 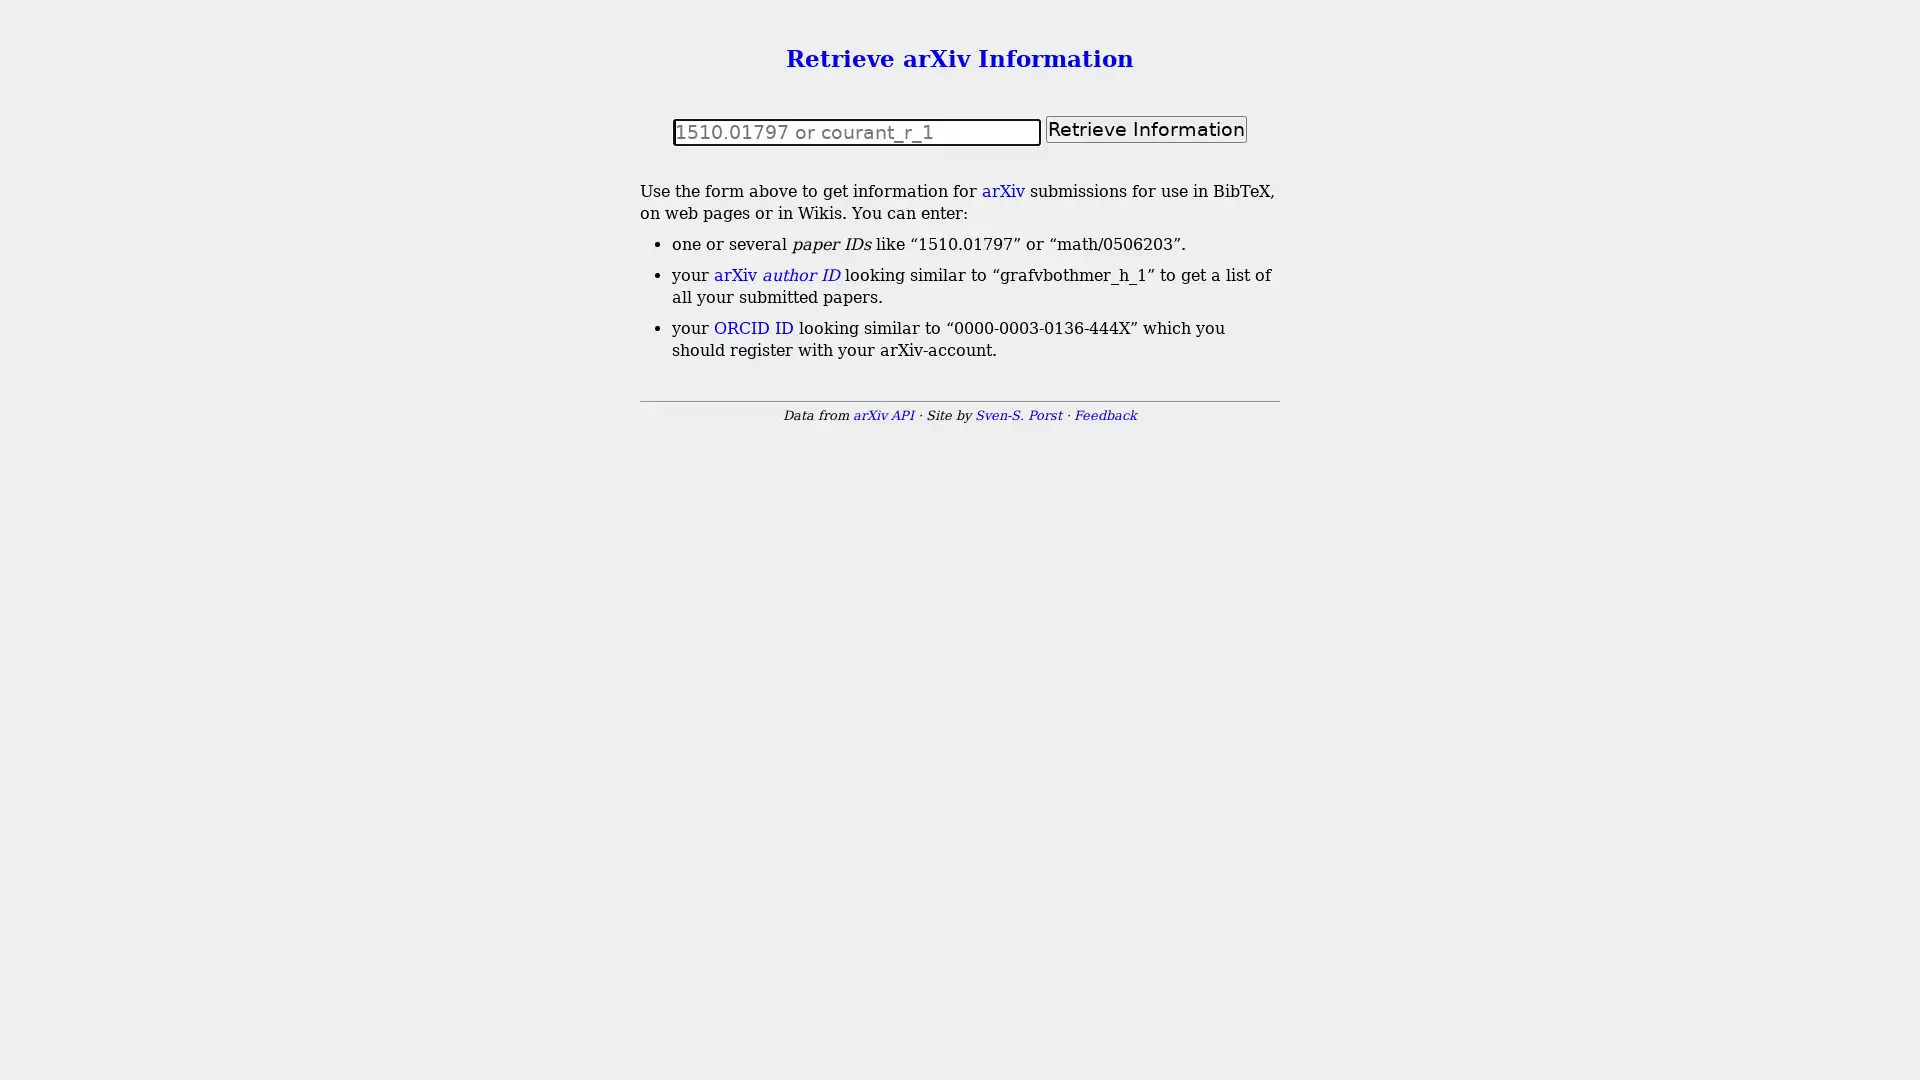 I want to click on Retrieve Information, so click(x=1146, y=128).